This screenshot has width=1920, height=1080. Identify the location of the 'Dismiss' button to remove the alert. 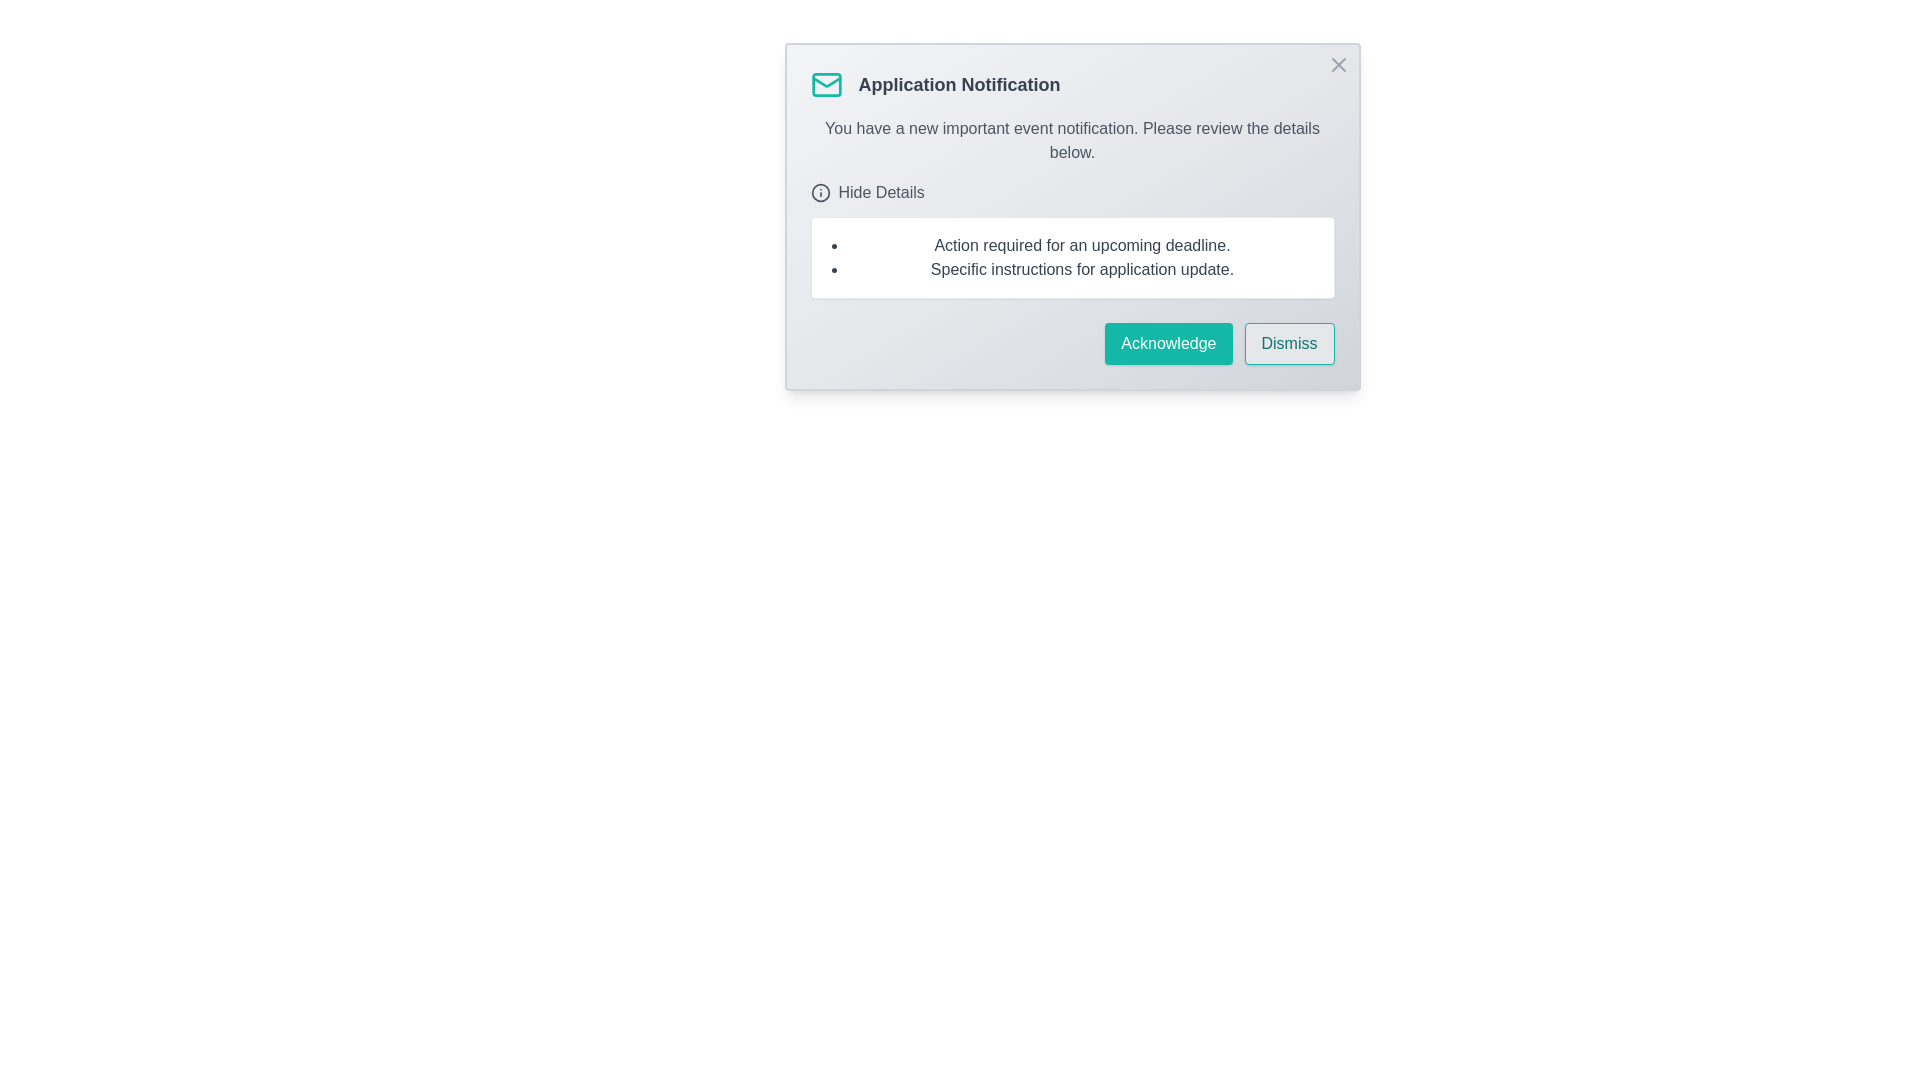
(1289, 342).